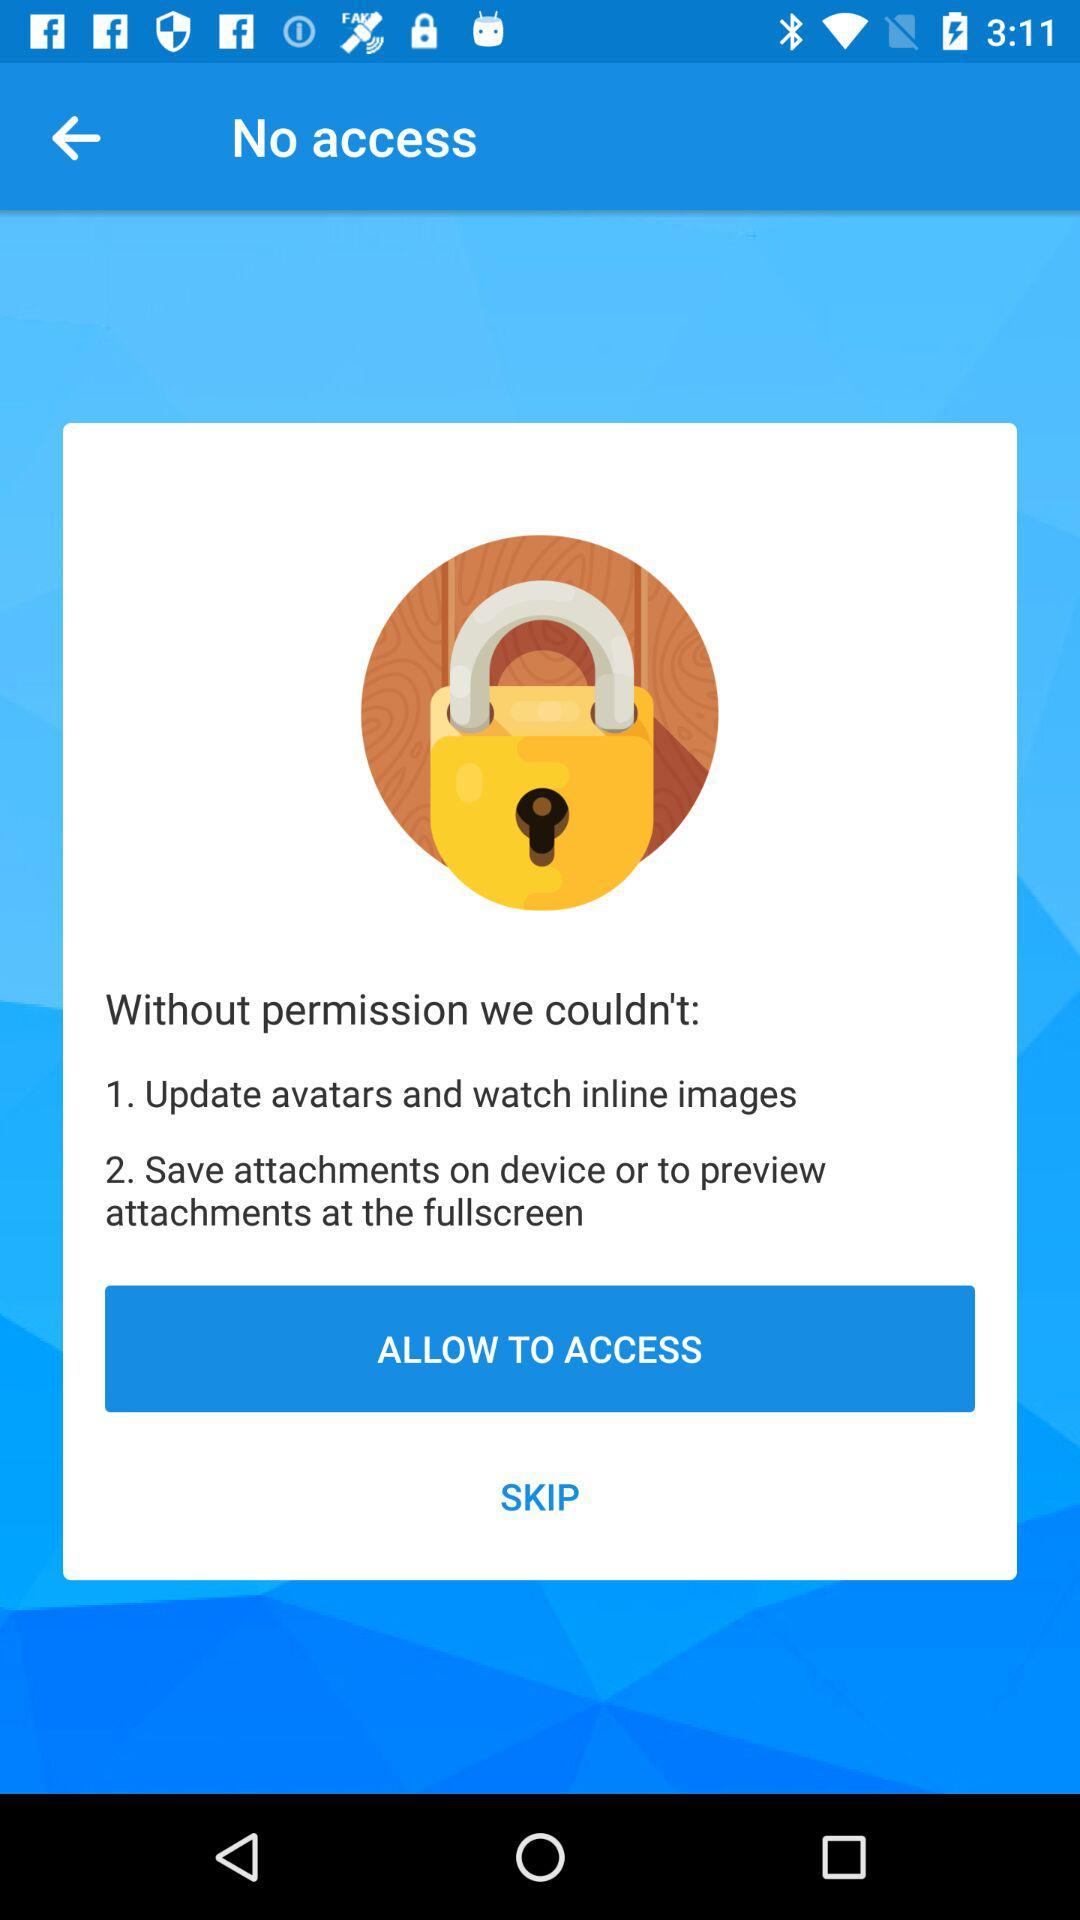 This screenshot has height=1920, width=1080. Describe the element at coordinates (83, 135) in the screenshot. I see `app next to no access icon` at that location.